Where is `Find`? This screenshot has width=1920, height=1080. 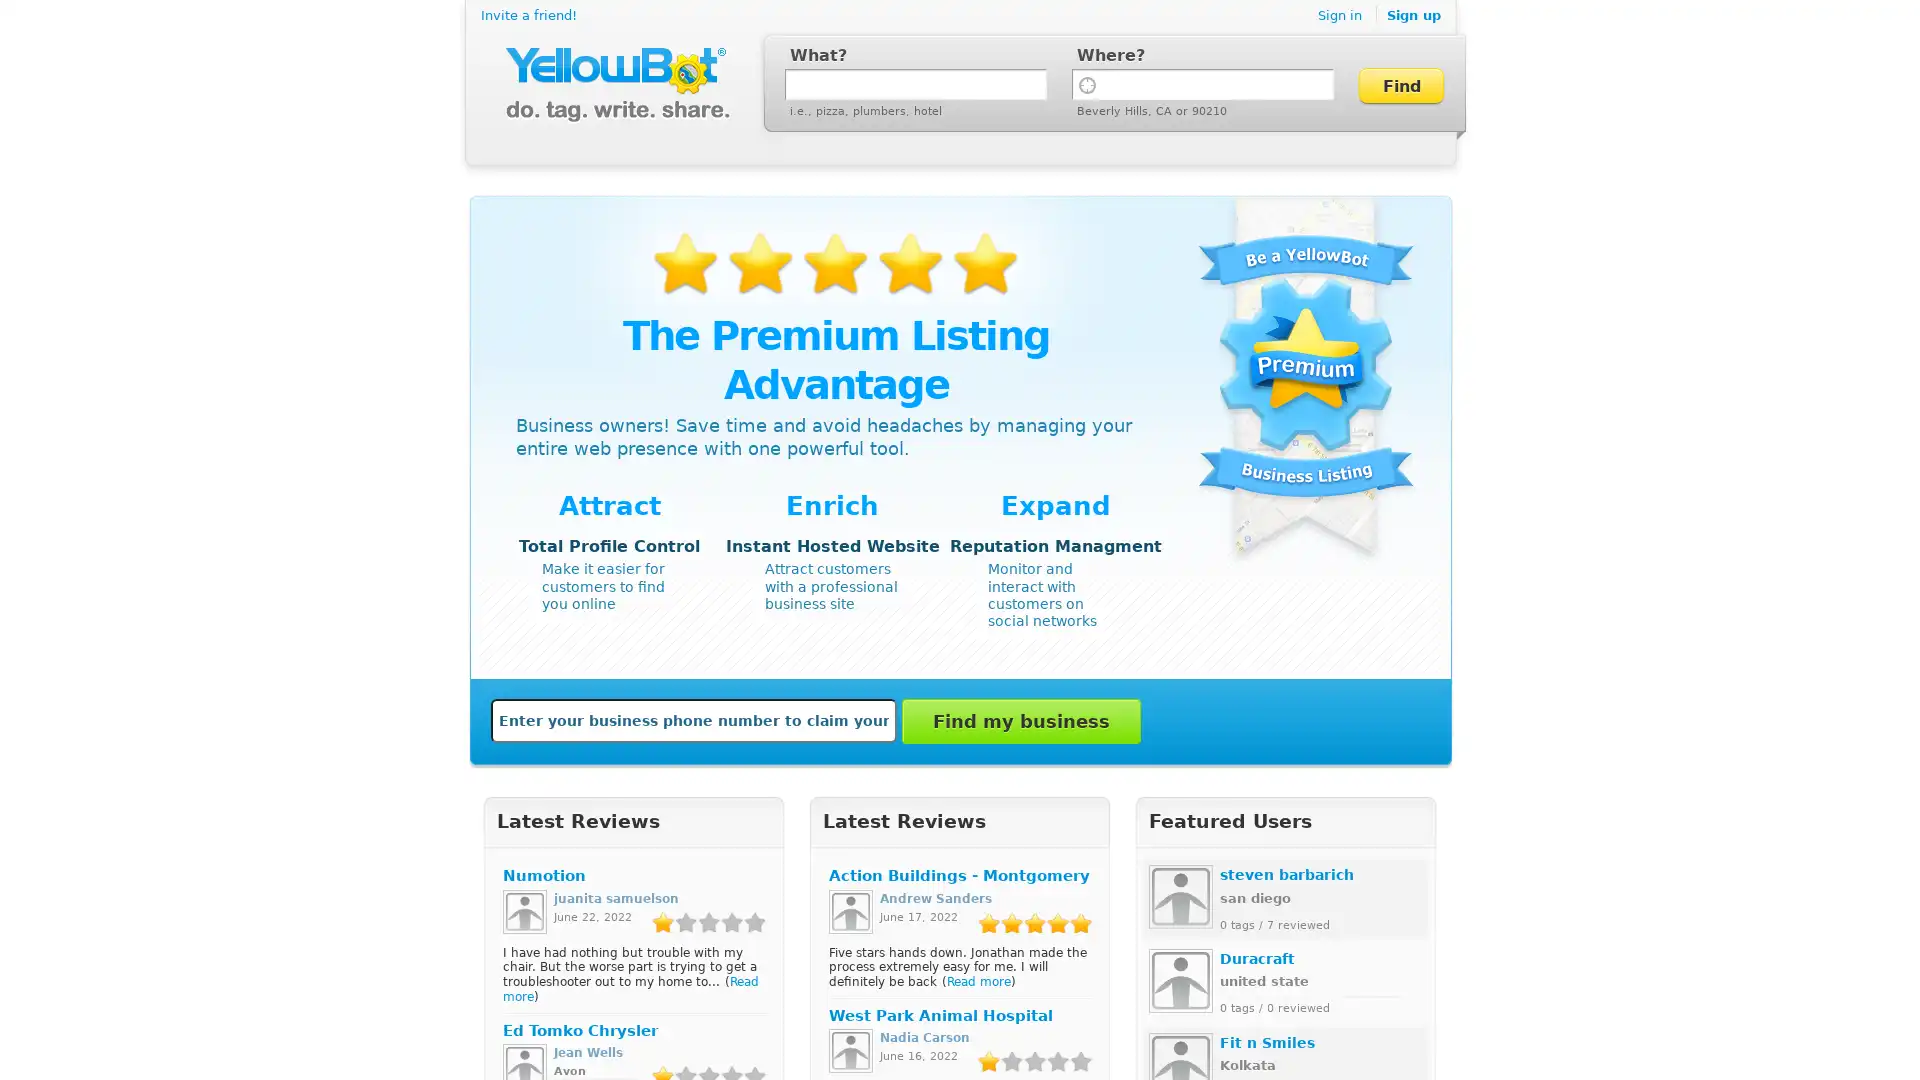 Find is located at coordinates (1400, 84).